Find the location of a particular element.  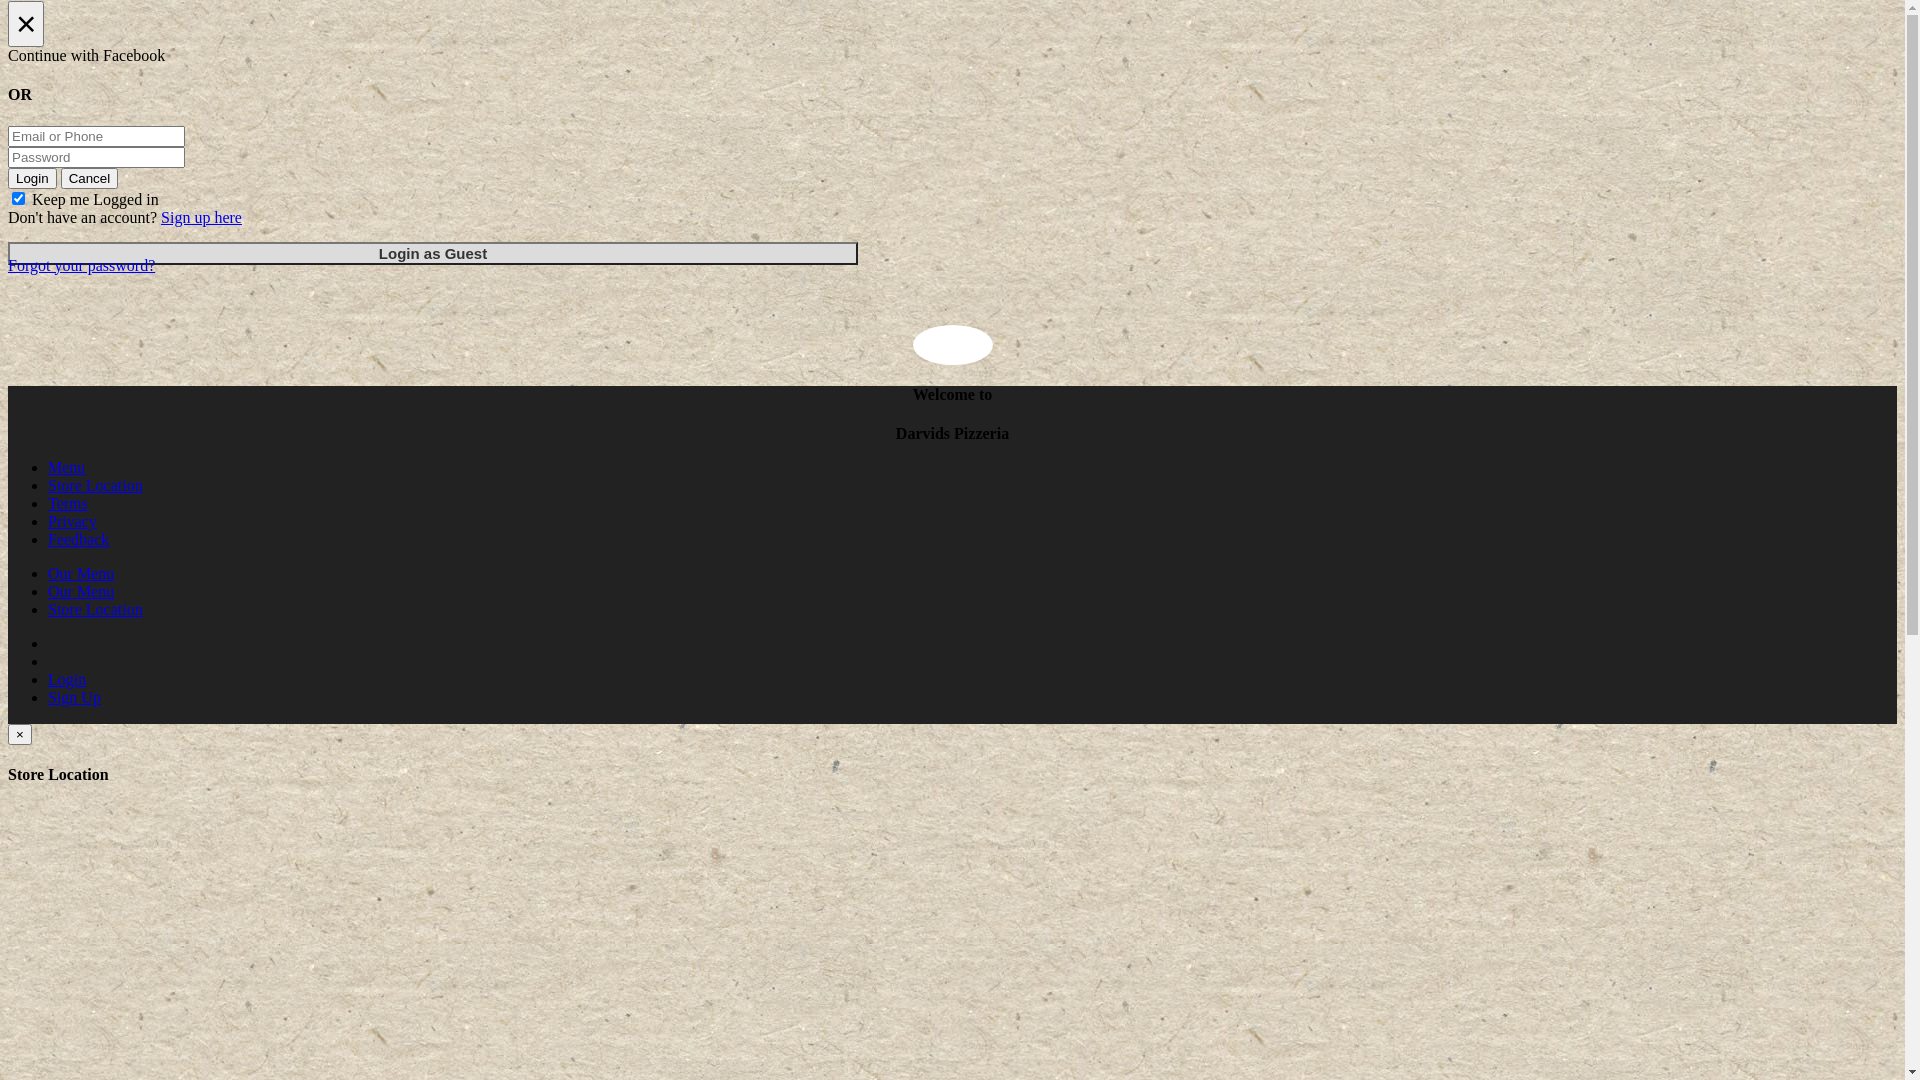

'Forgot your password?' is located at coordinates (8, 264).